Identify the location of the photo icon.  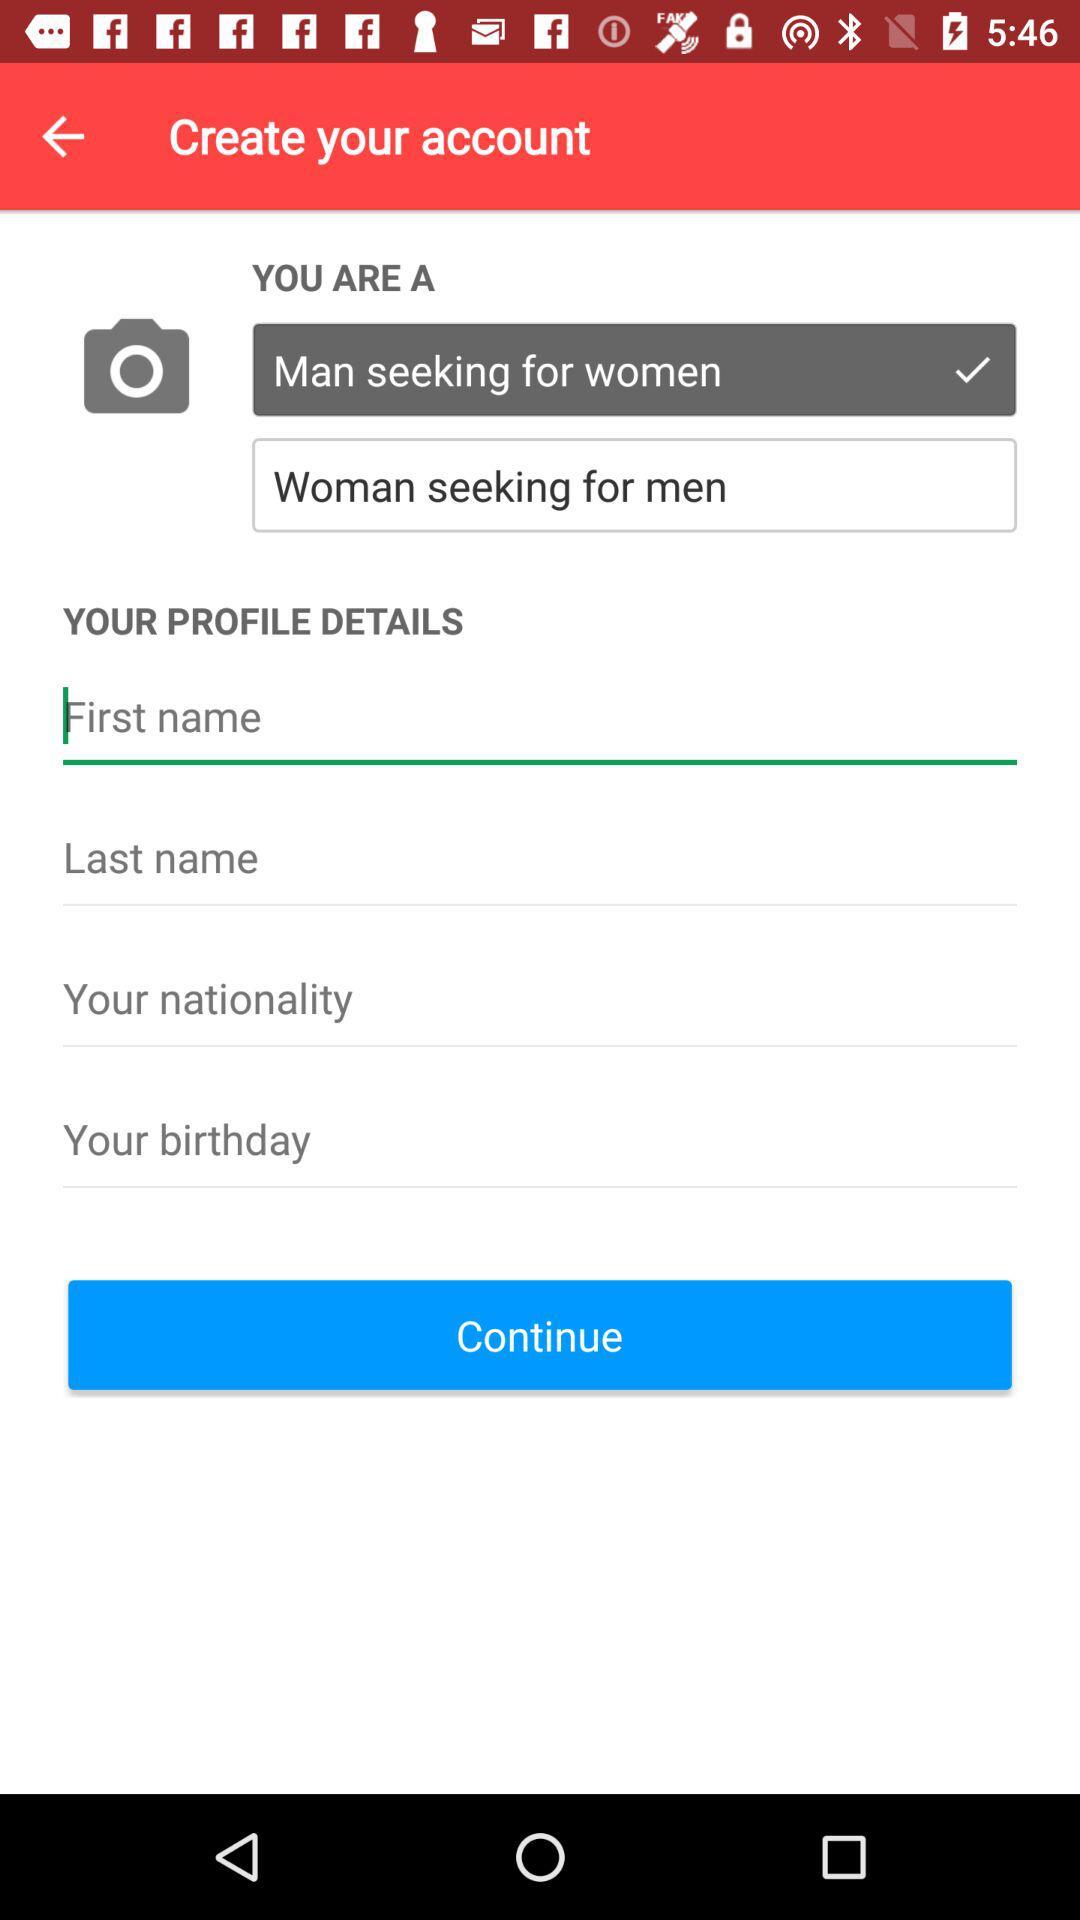
(135, 371).